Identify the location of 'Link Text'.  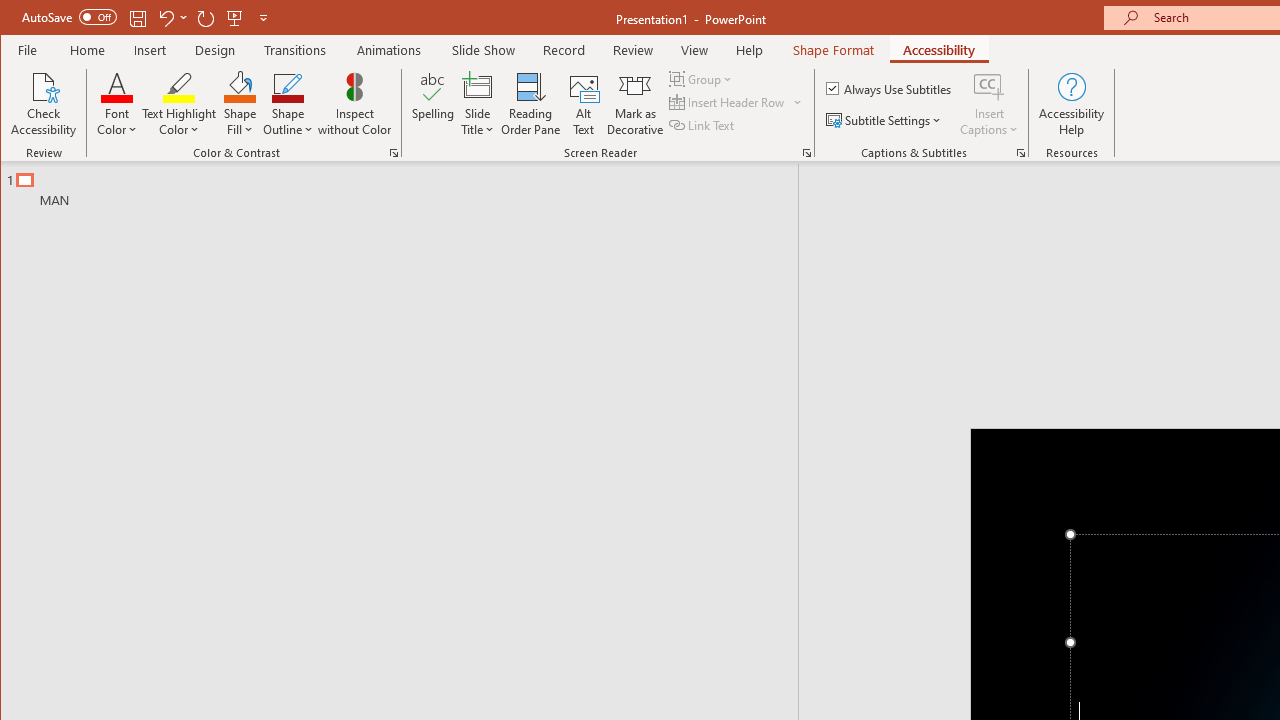
(703, 125).